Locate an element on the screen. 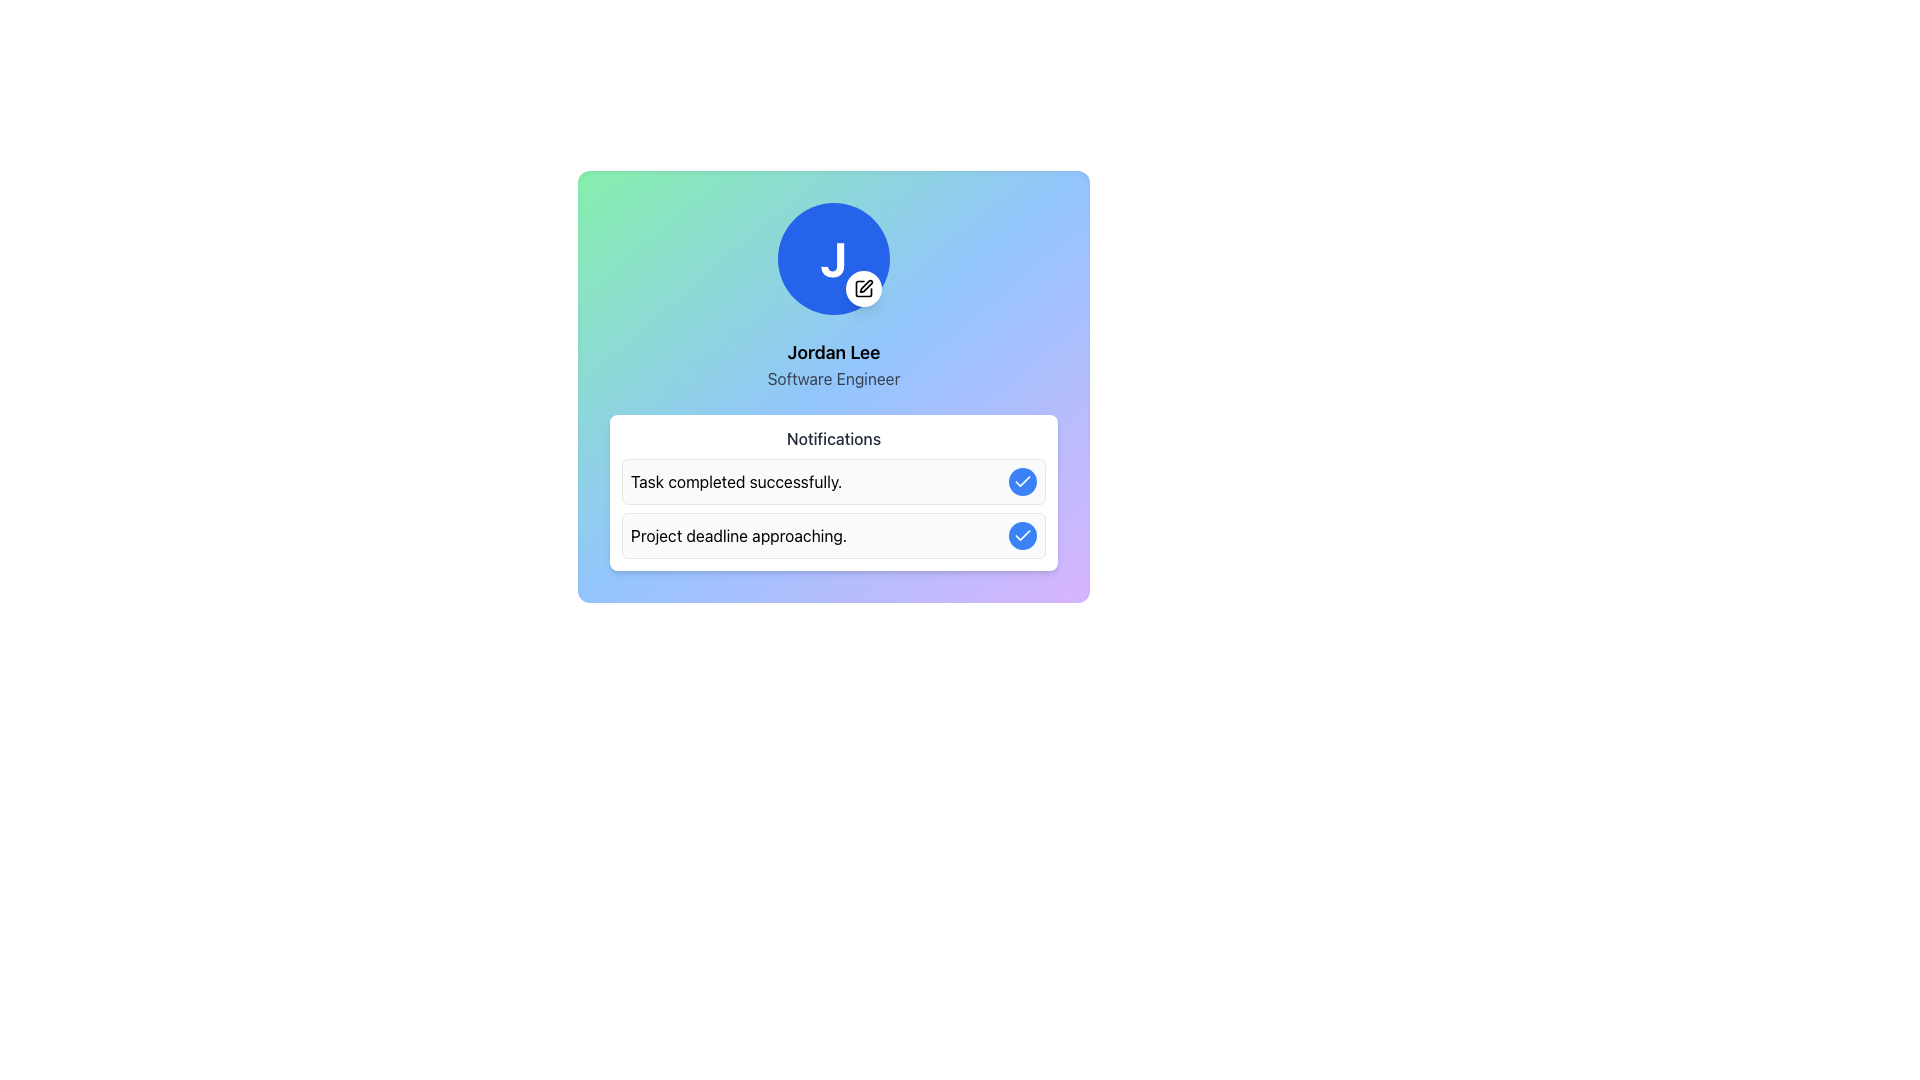  the blue circular button with a white checkmark icon to confirm the task, located at the far right of the notification item labeled 'Project deadline approaching.' is located at coordinates (1022, 535).